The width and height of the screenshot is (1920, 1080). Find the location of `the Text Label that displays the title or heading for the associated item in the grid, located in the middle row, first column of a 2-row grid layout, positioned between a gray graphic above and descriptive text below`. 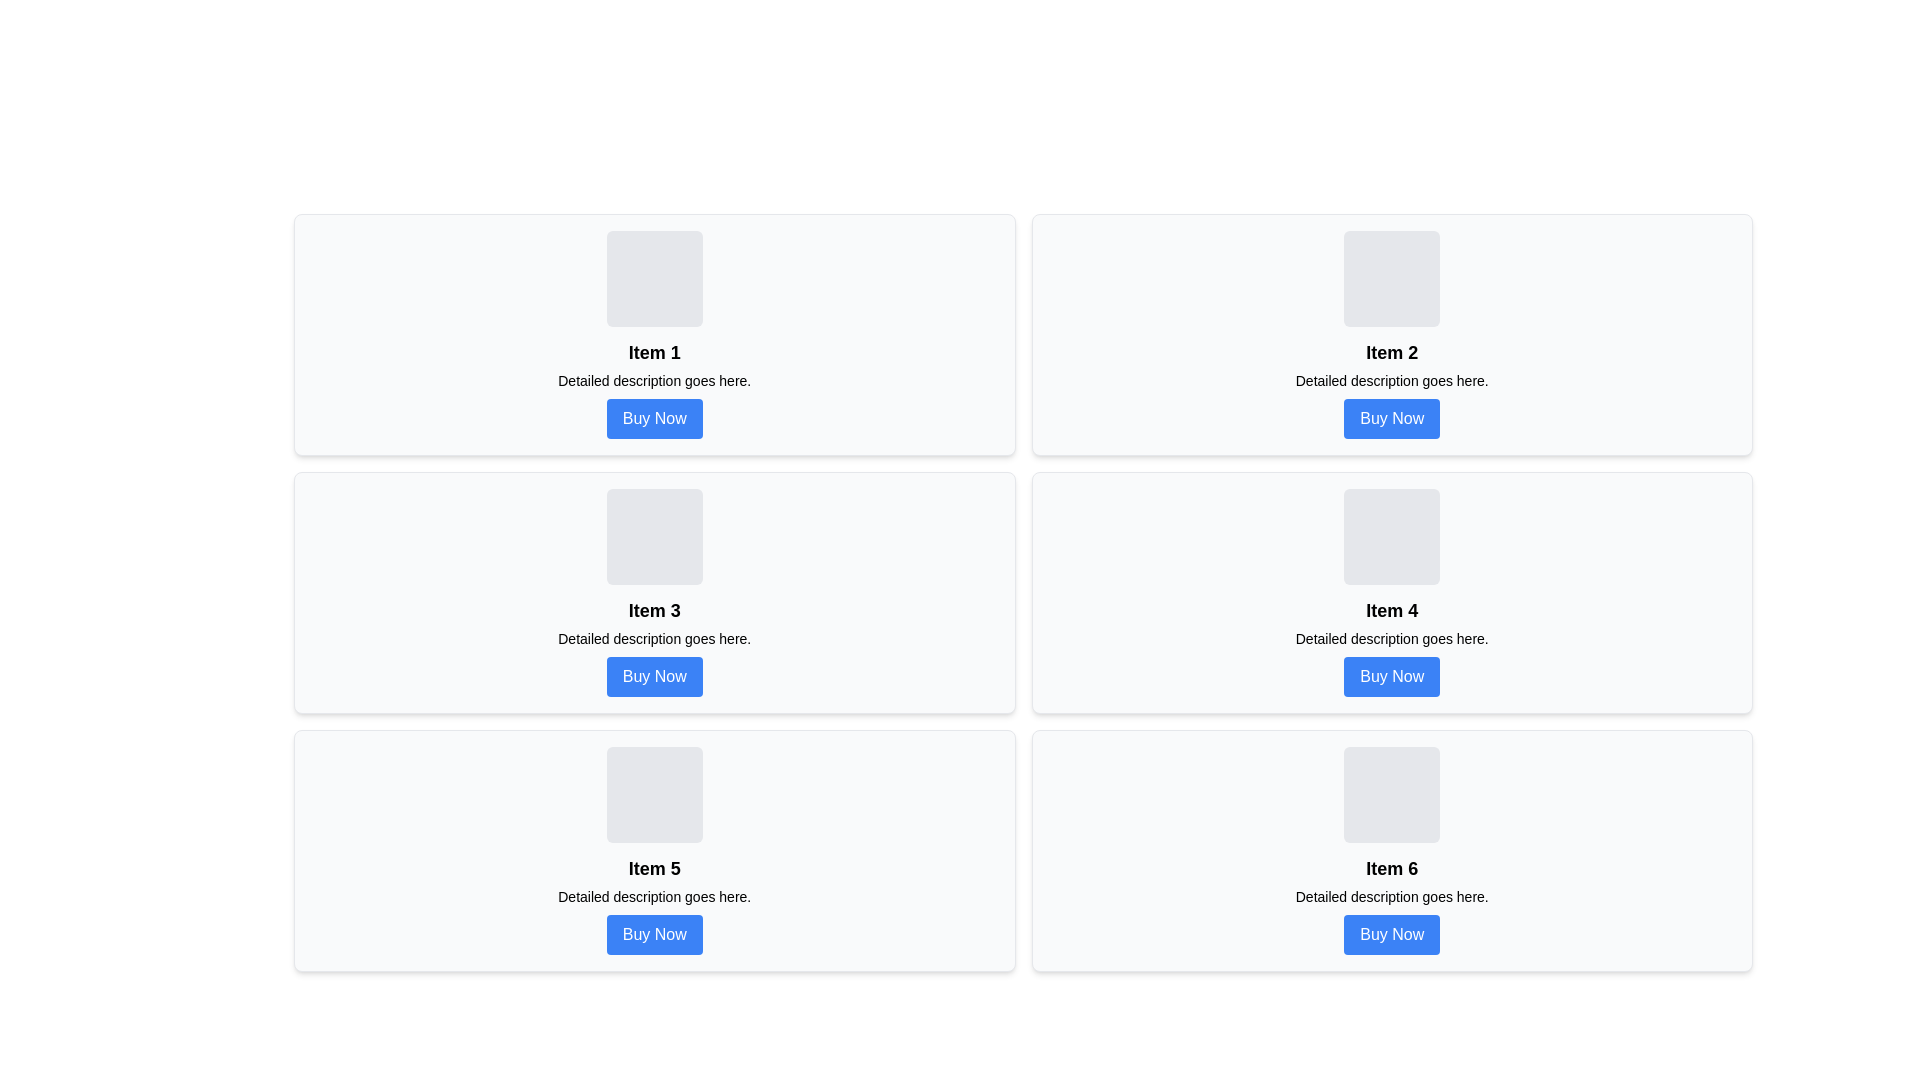

the Text Label that displays the title or heading for the associated item in the grid, located in the middle row, first column of a 2-row grid layout, positioned between a gray graphic above and descriptive text below is located at coordinates (654, 609).